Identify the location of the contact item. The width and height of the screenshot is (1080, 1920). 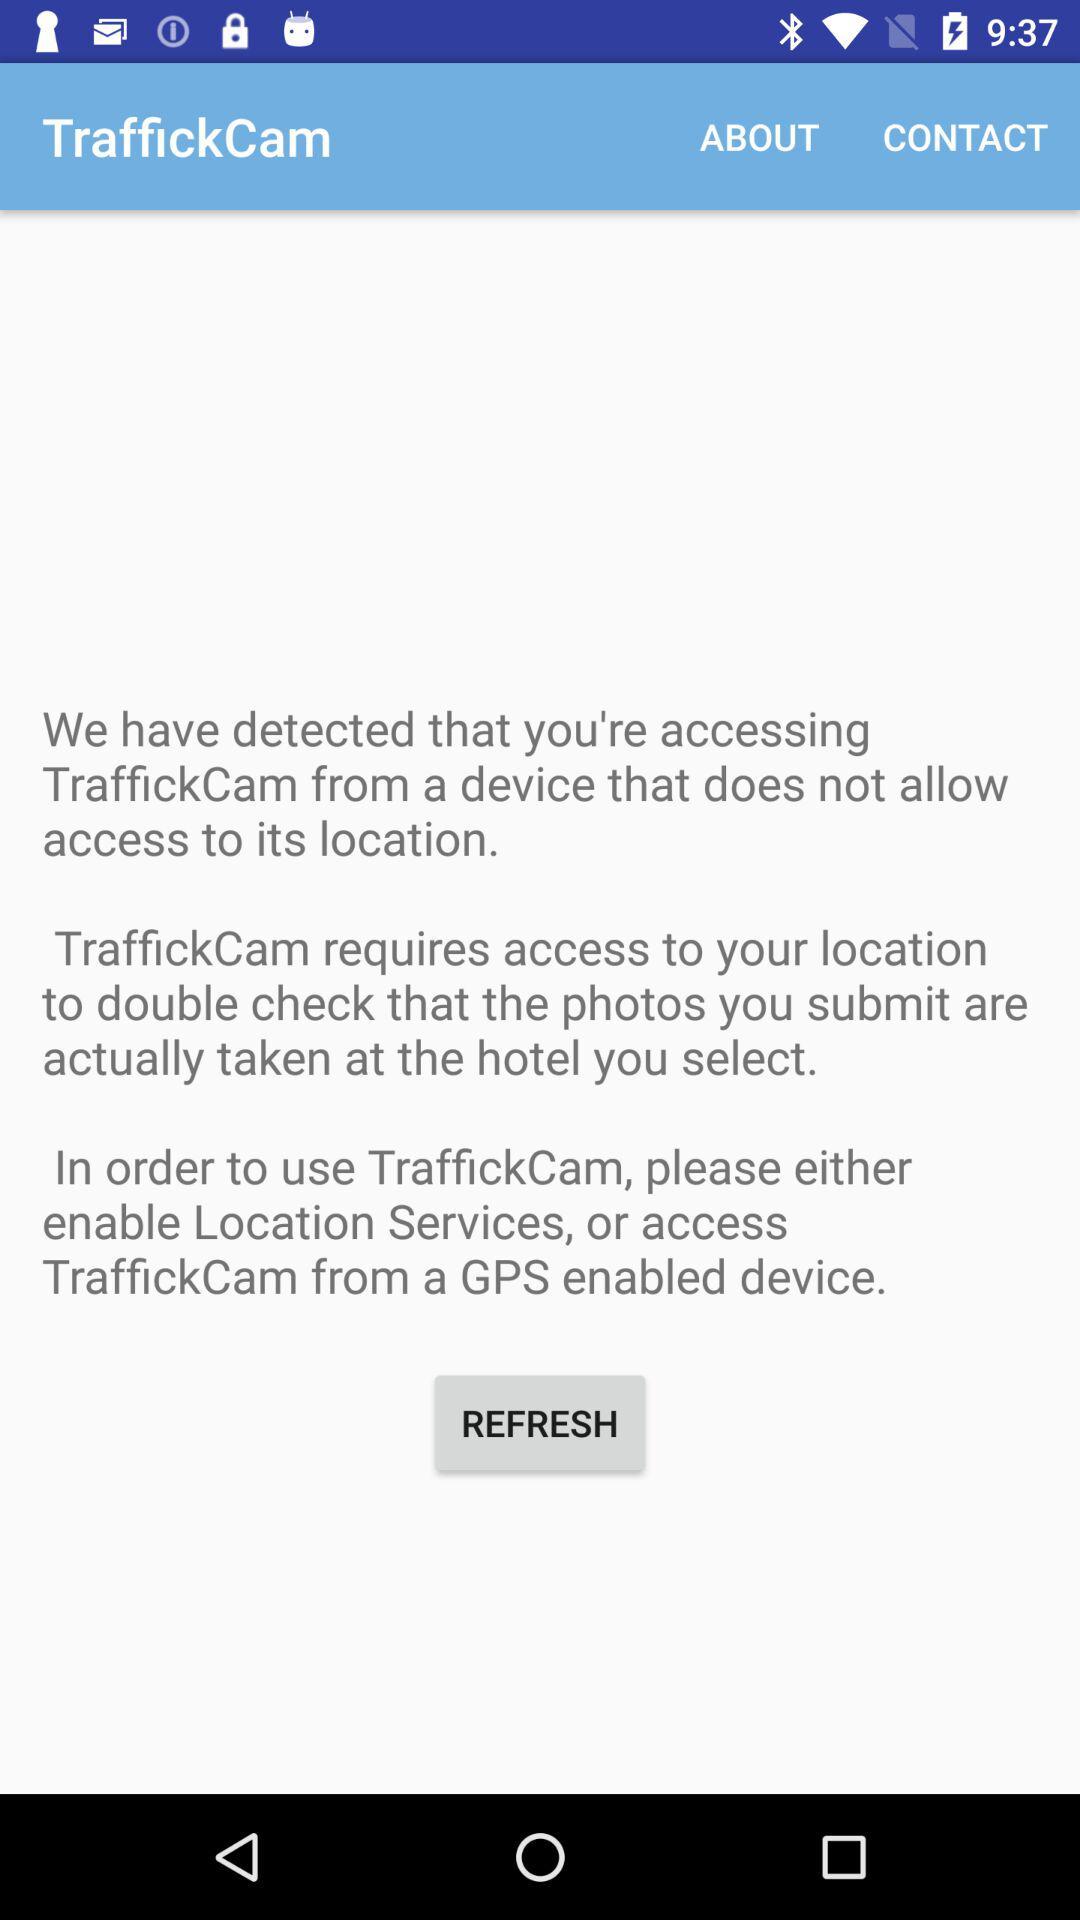
(964, 135).